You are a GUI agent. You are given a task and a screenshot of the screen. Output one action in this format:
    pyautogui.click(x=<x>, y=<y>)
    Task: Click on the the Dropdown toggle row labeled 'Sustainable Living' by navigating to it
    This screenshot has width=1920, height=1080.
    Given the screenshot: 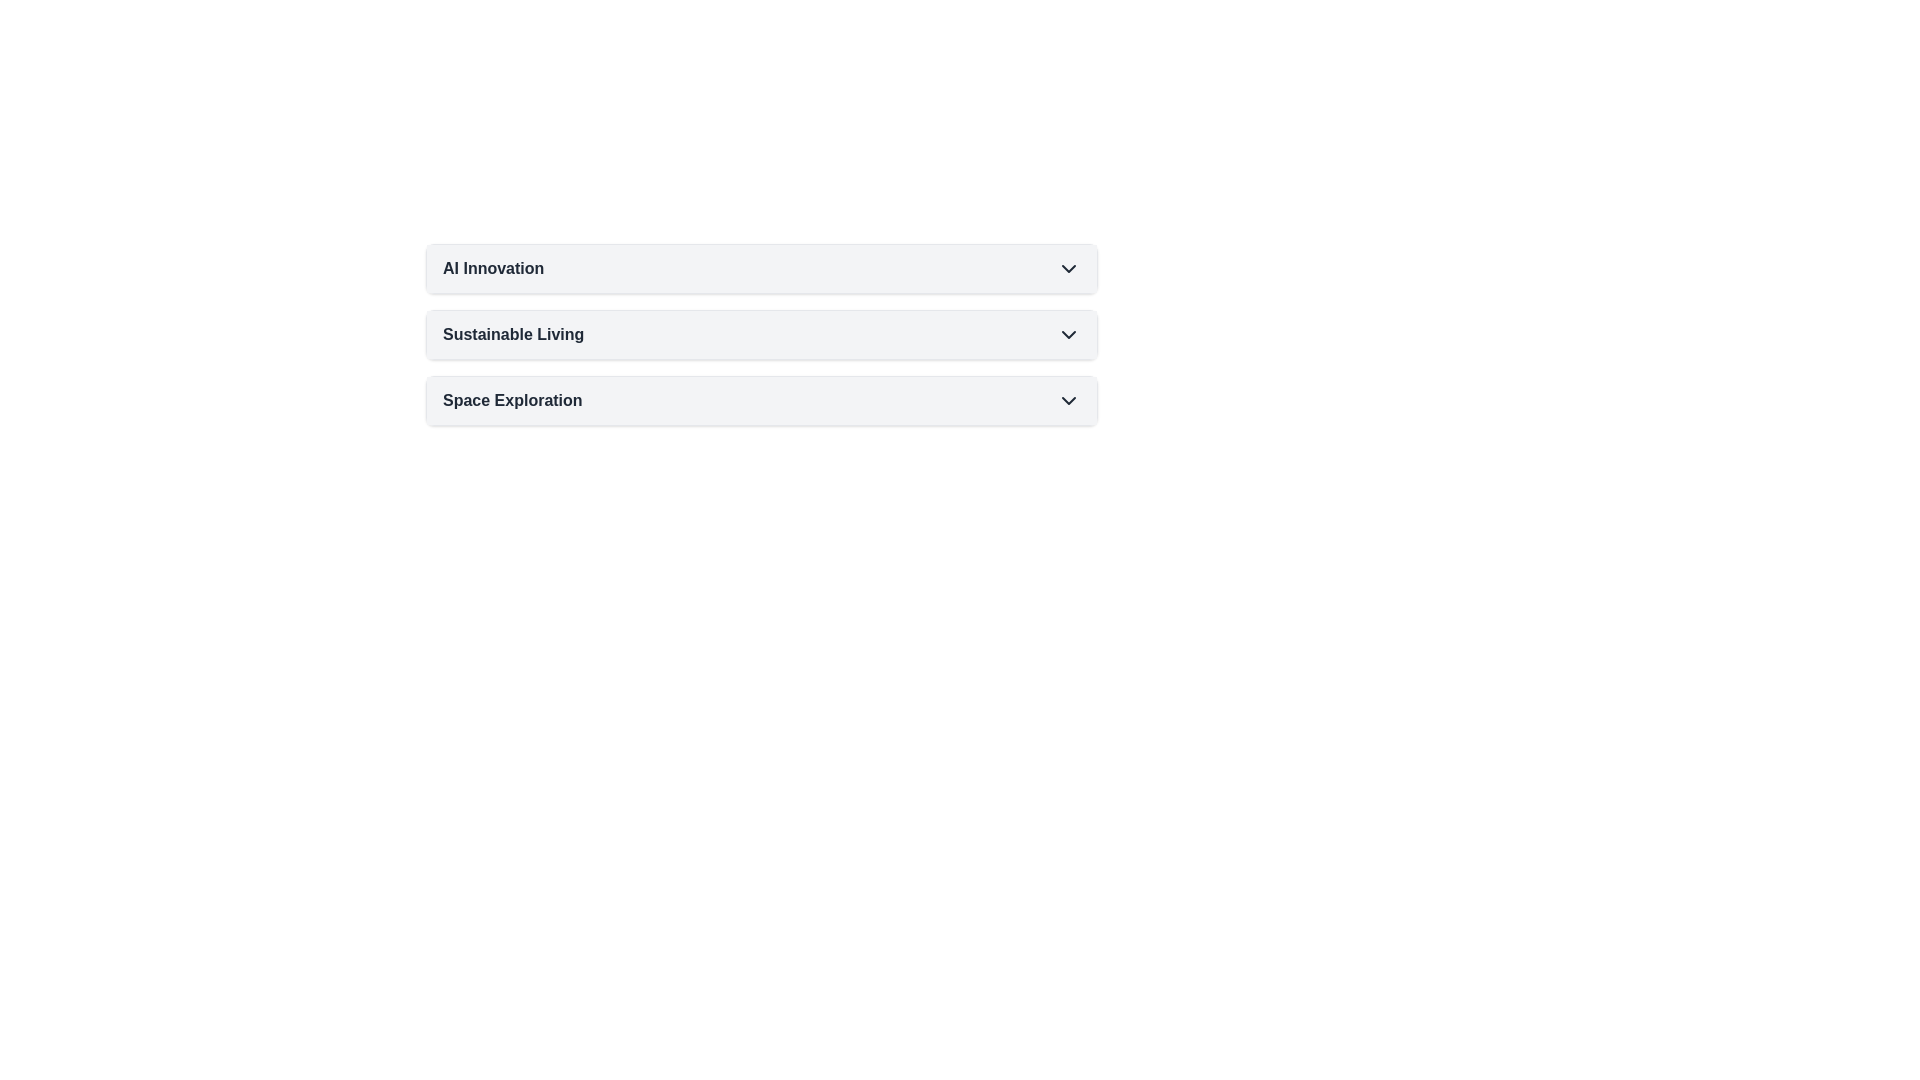 What is the action you would take?
    pyautogui.click(x=761, y=334)
    